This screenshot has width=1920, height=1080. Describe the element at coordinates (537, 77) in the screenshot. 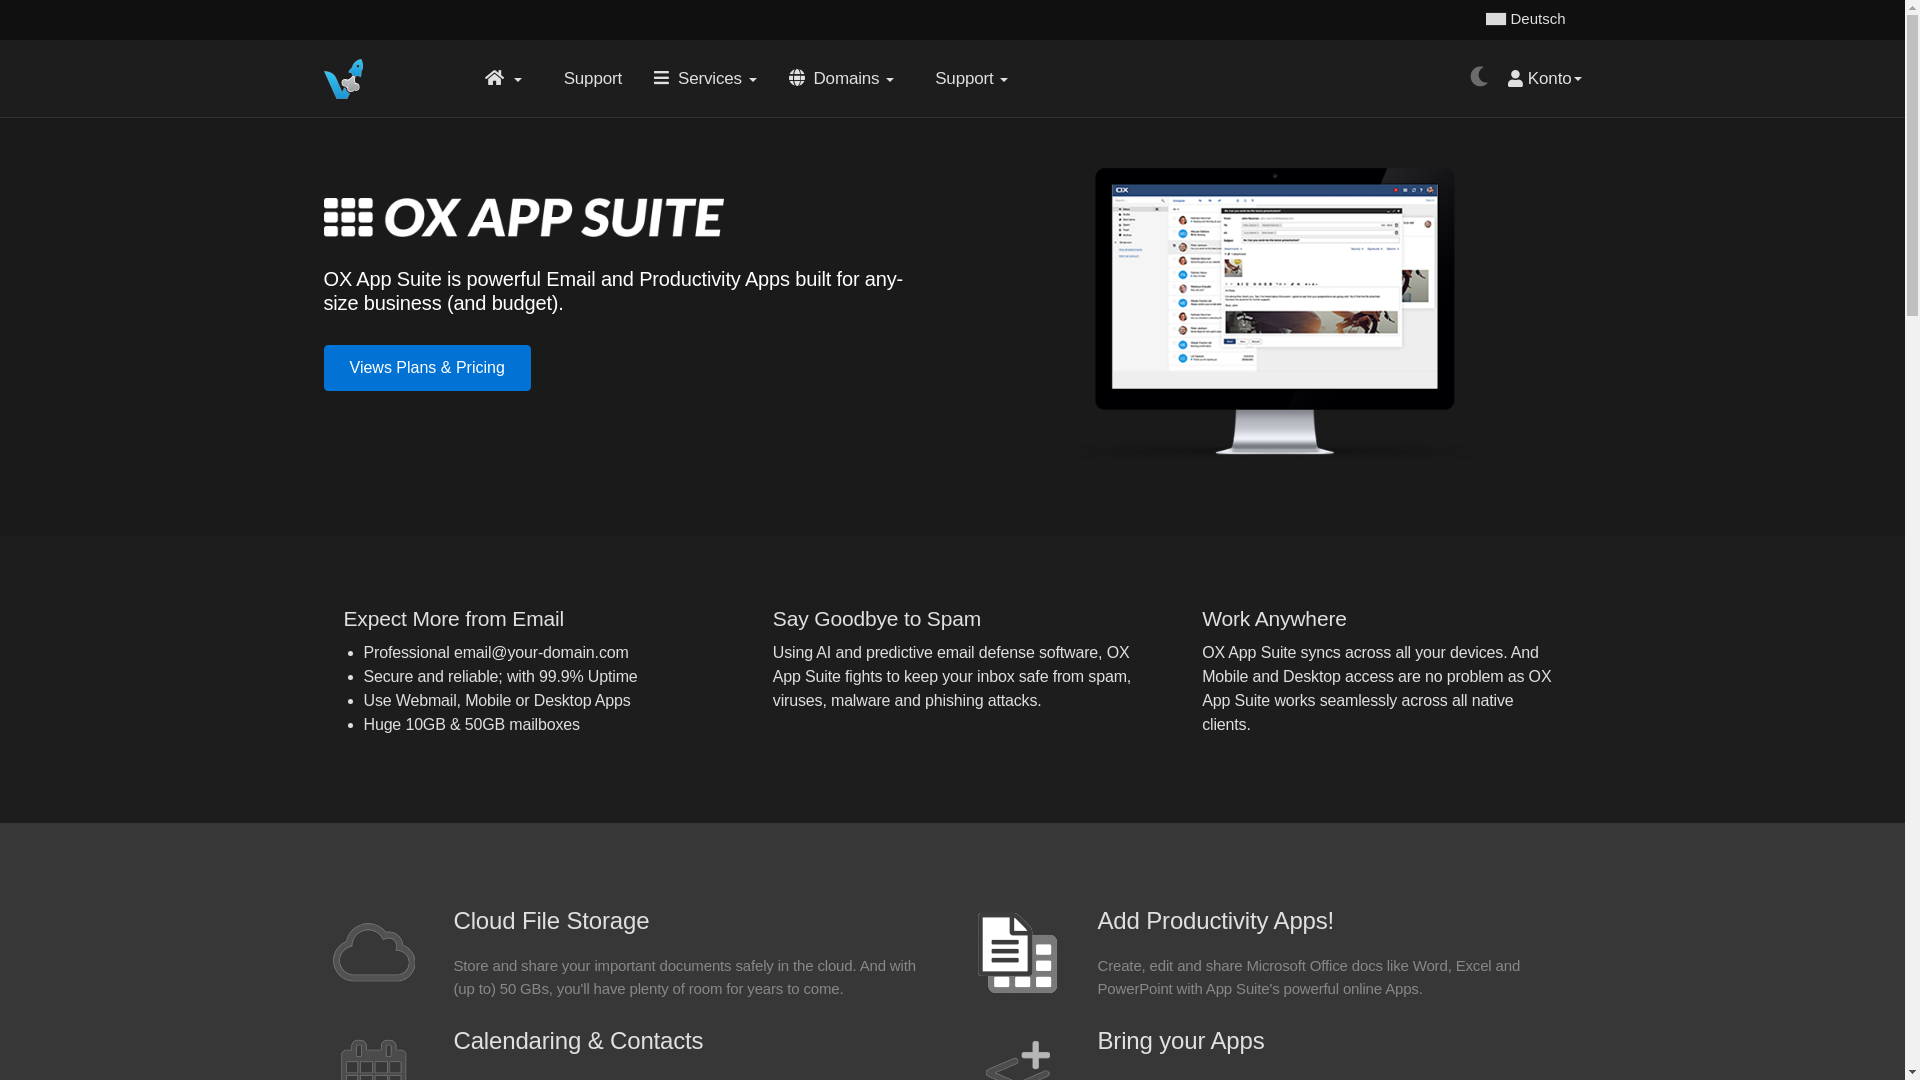

I see `'  Support'` at that location.